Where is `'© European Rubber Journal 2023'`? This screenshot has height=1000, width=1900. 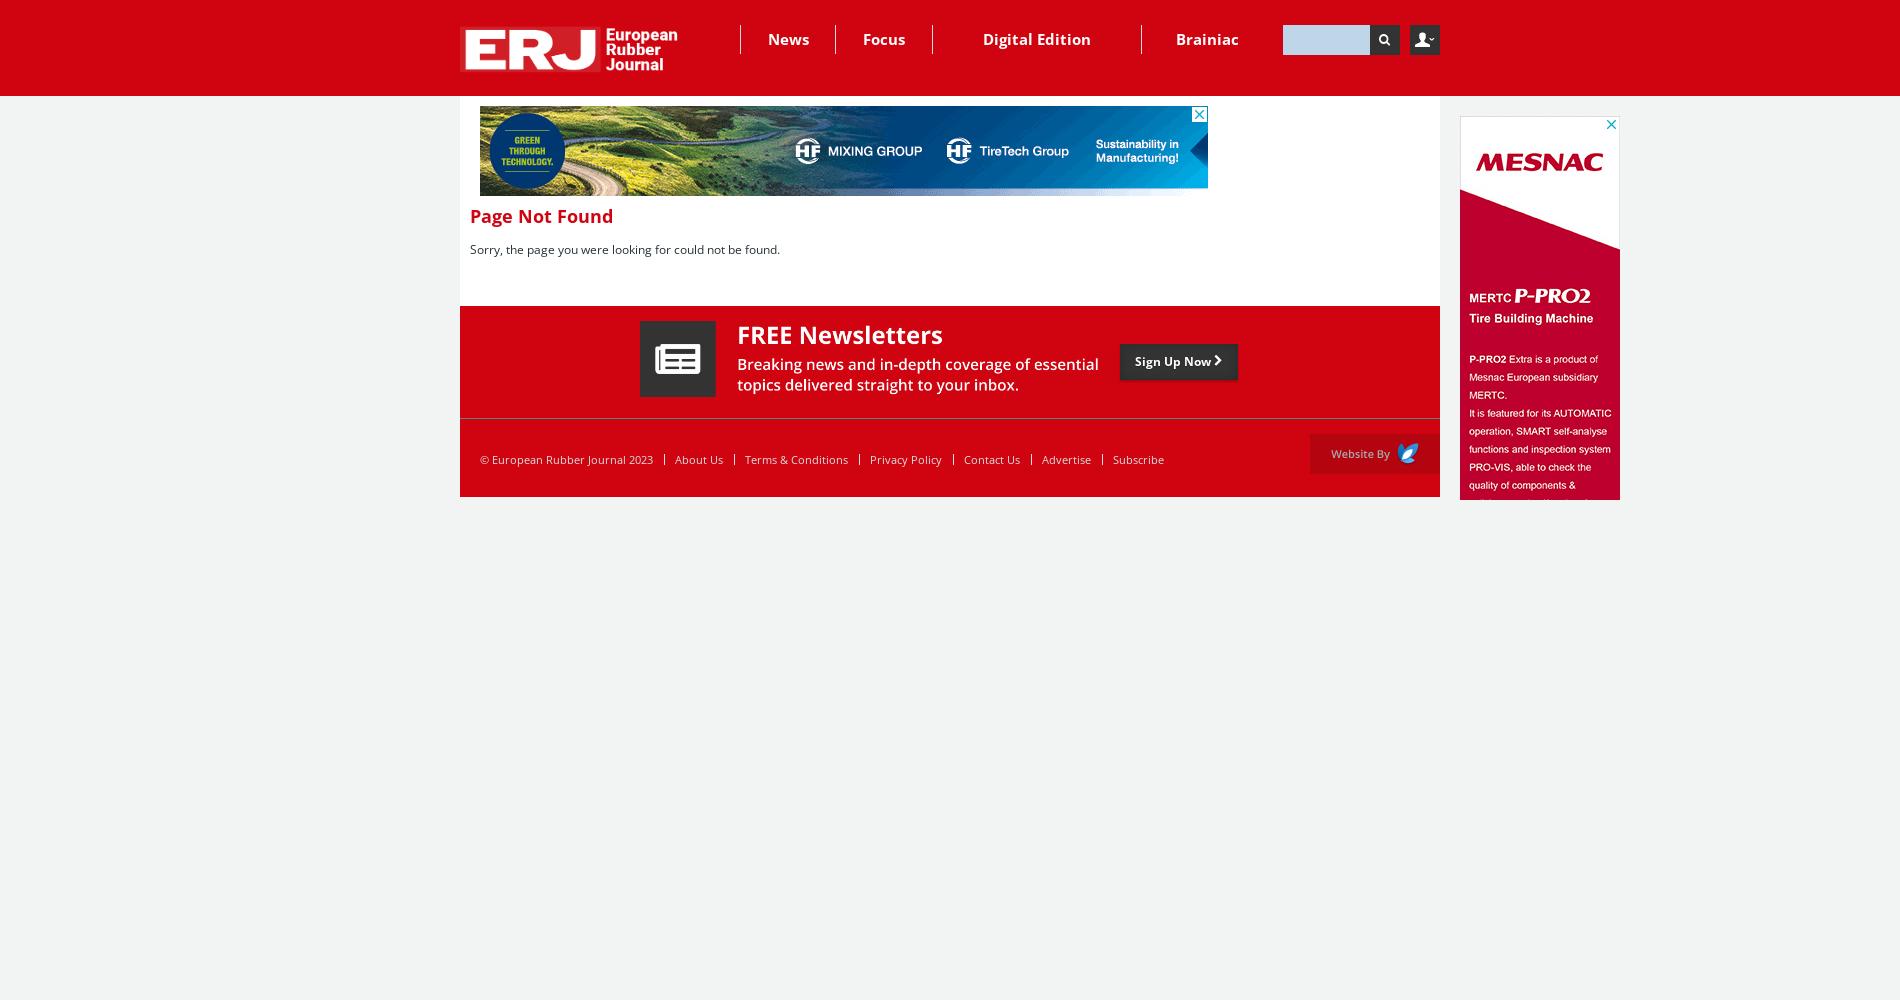
'© European Rubber Journal 2023' is located at coordinates (566, 458).